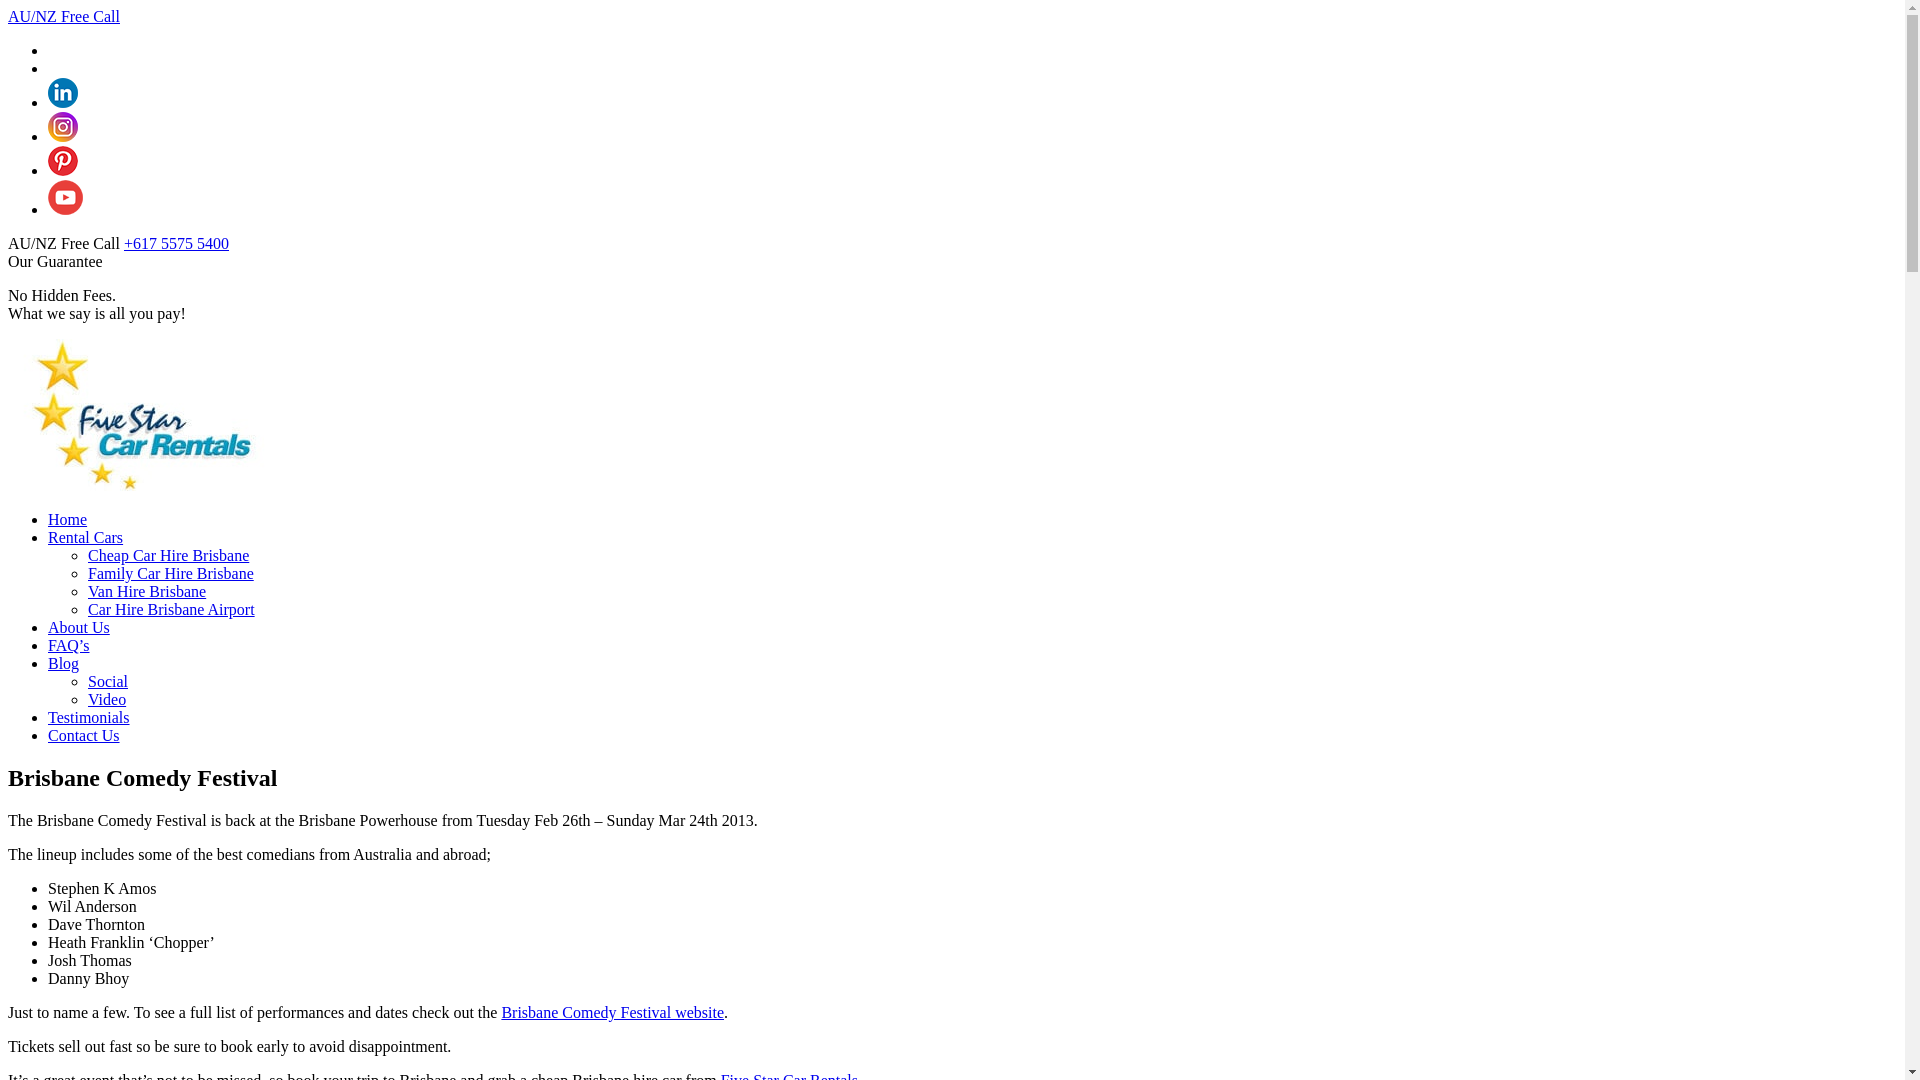  I want to click on 'Rental Cars', so click(84, 536).